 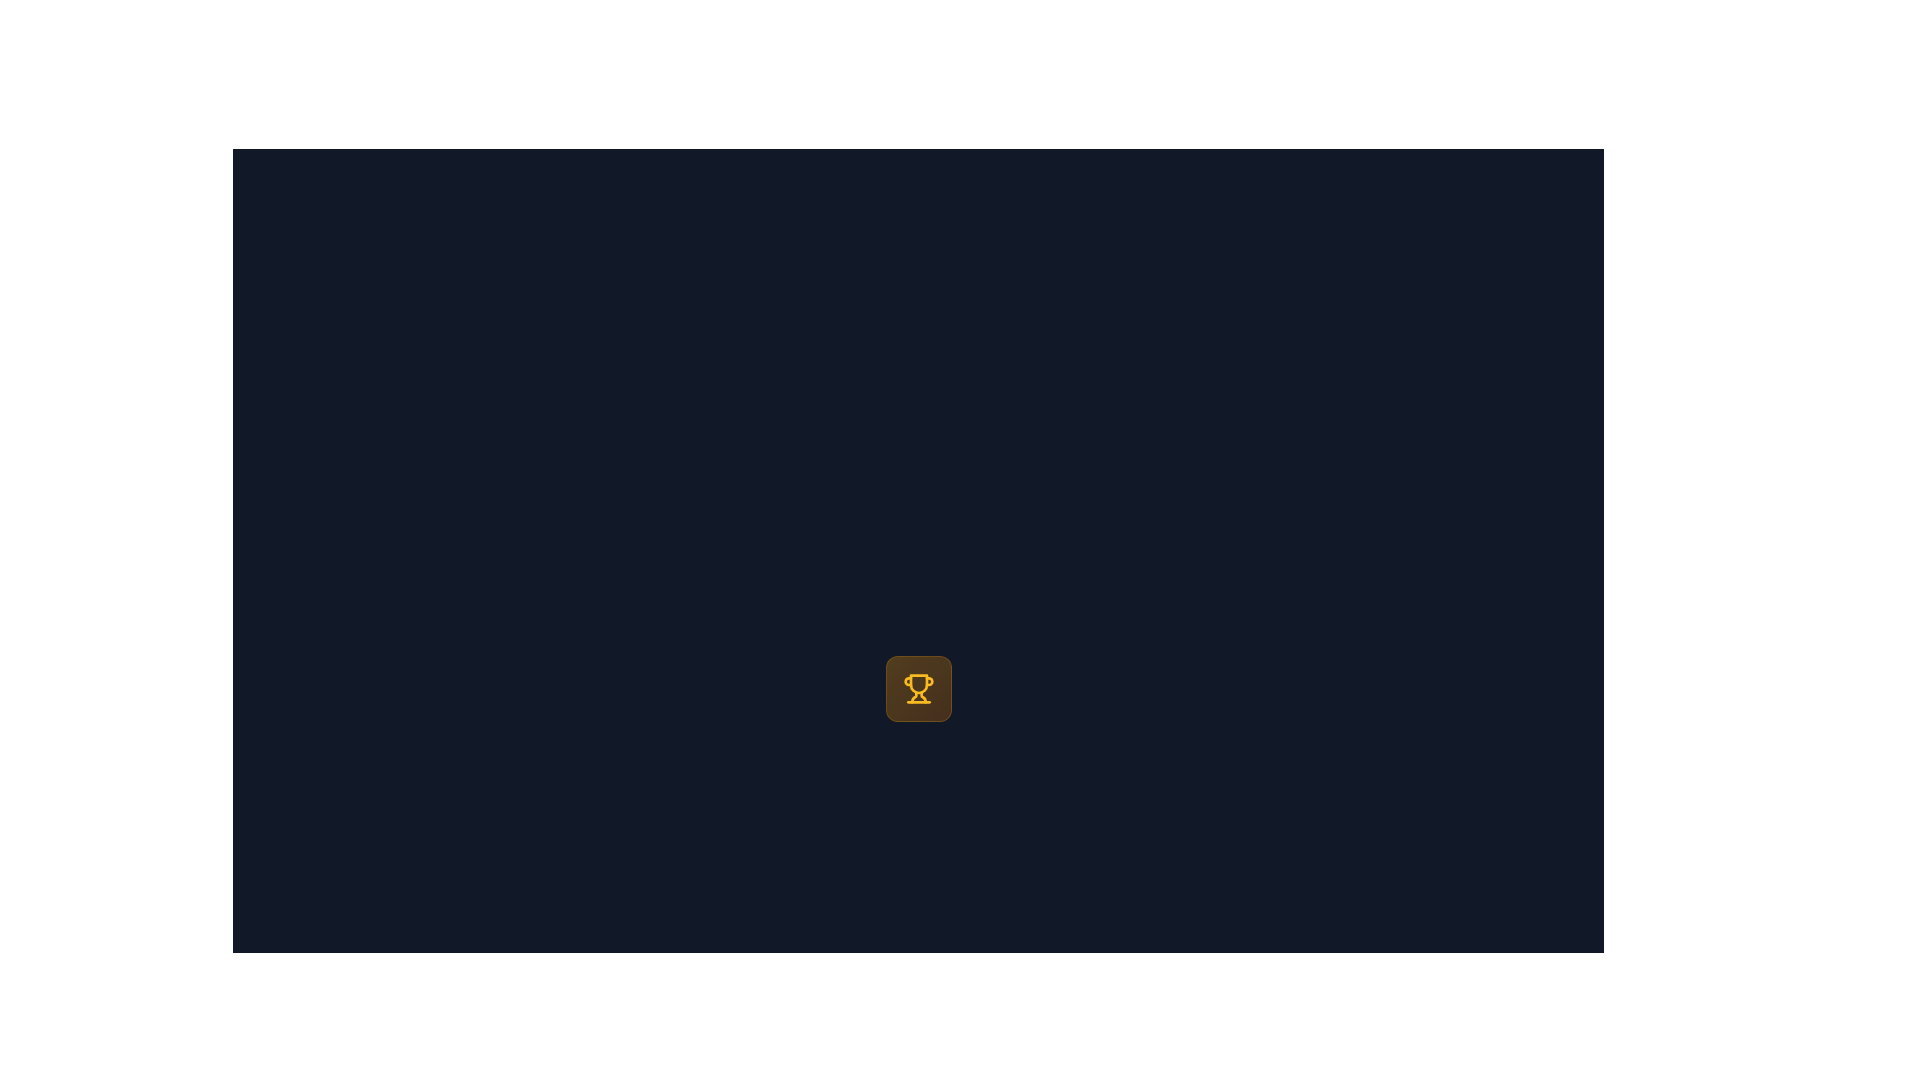 What do you see at coordinates (917, 688) in the screenshot?
I see `the central achievement icon, which serves as a decorative representation of rewards or victories in the UI` at bounding box center [917, 688].